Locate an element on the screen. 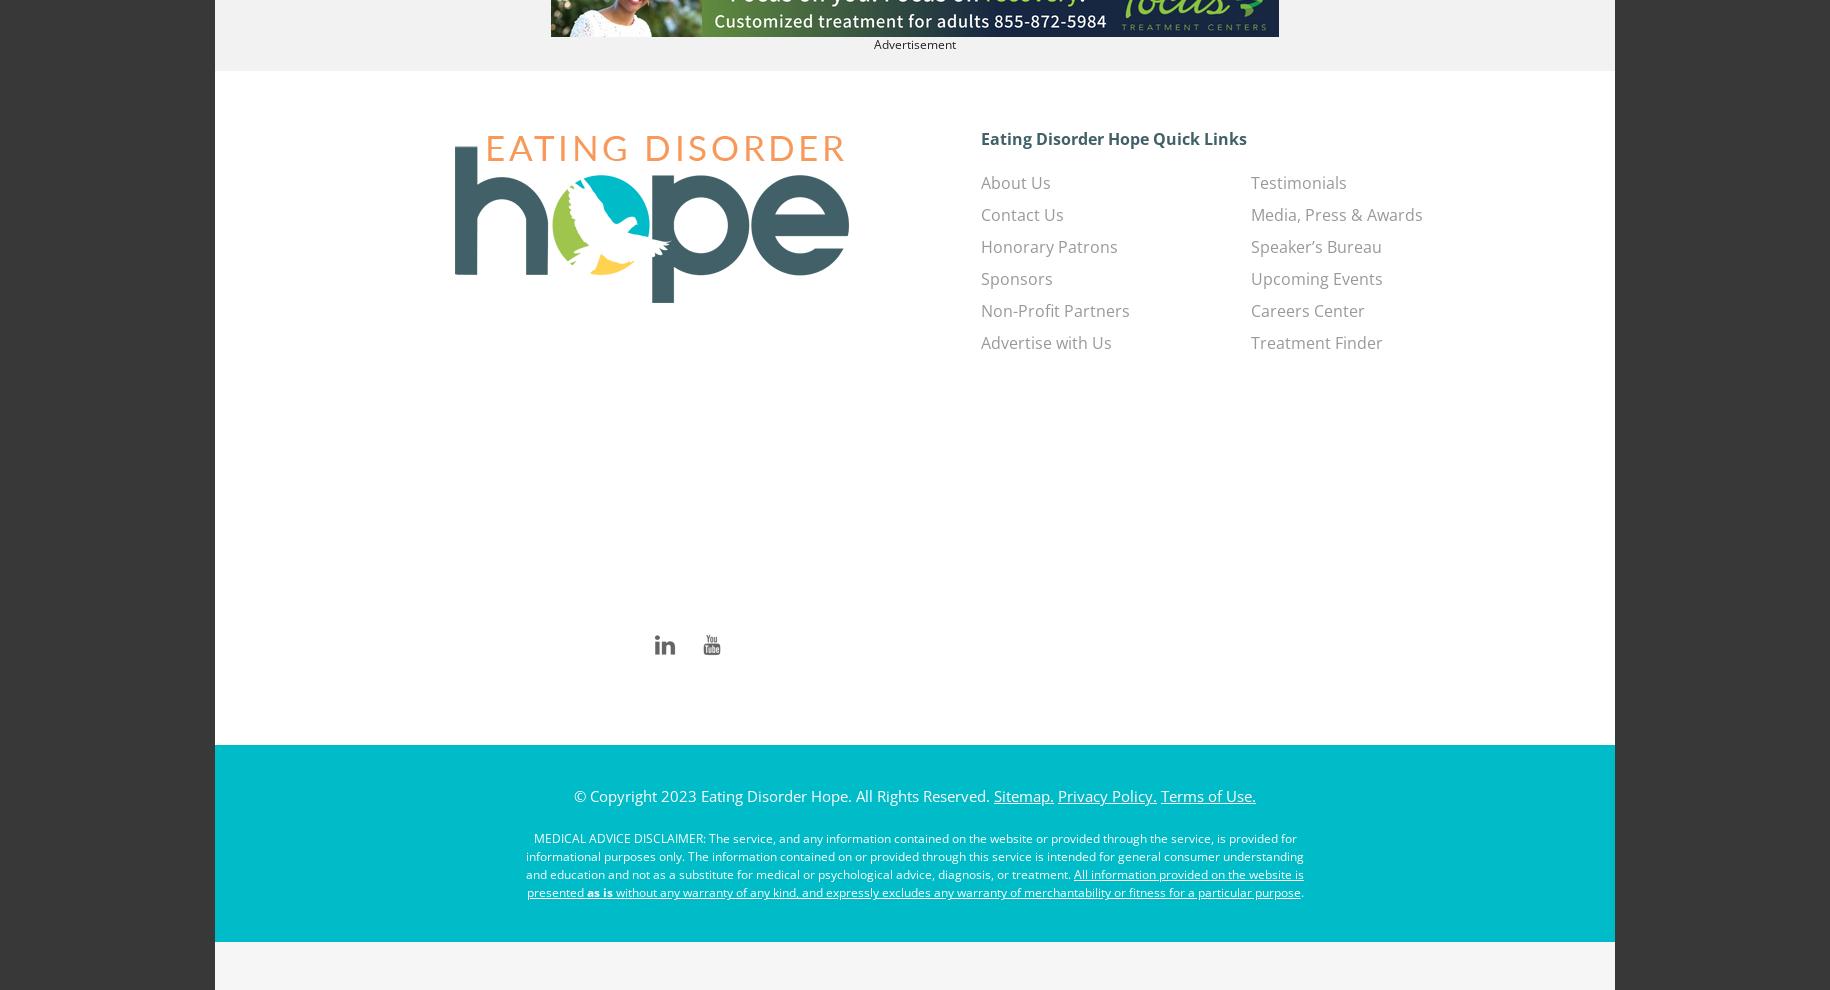 The height and width of the screenshot is (990, 1830). '© Copyright 2023 Eating Disorder Hope. All Rights Reserved.' is located at coordinates (782, 794).